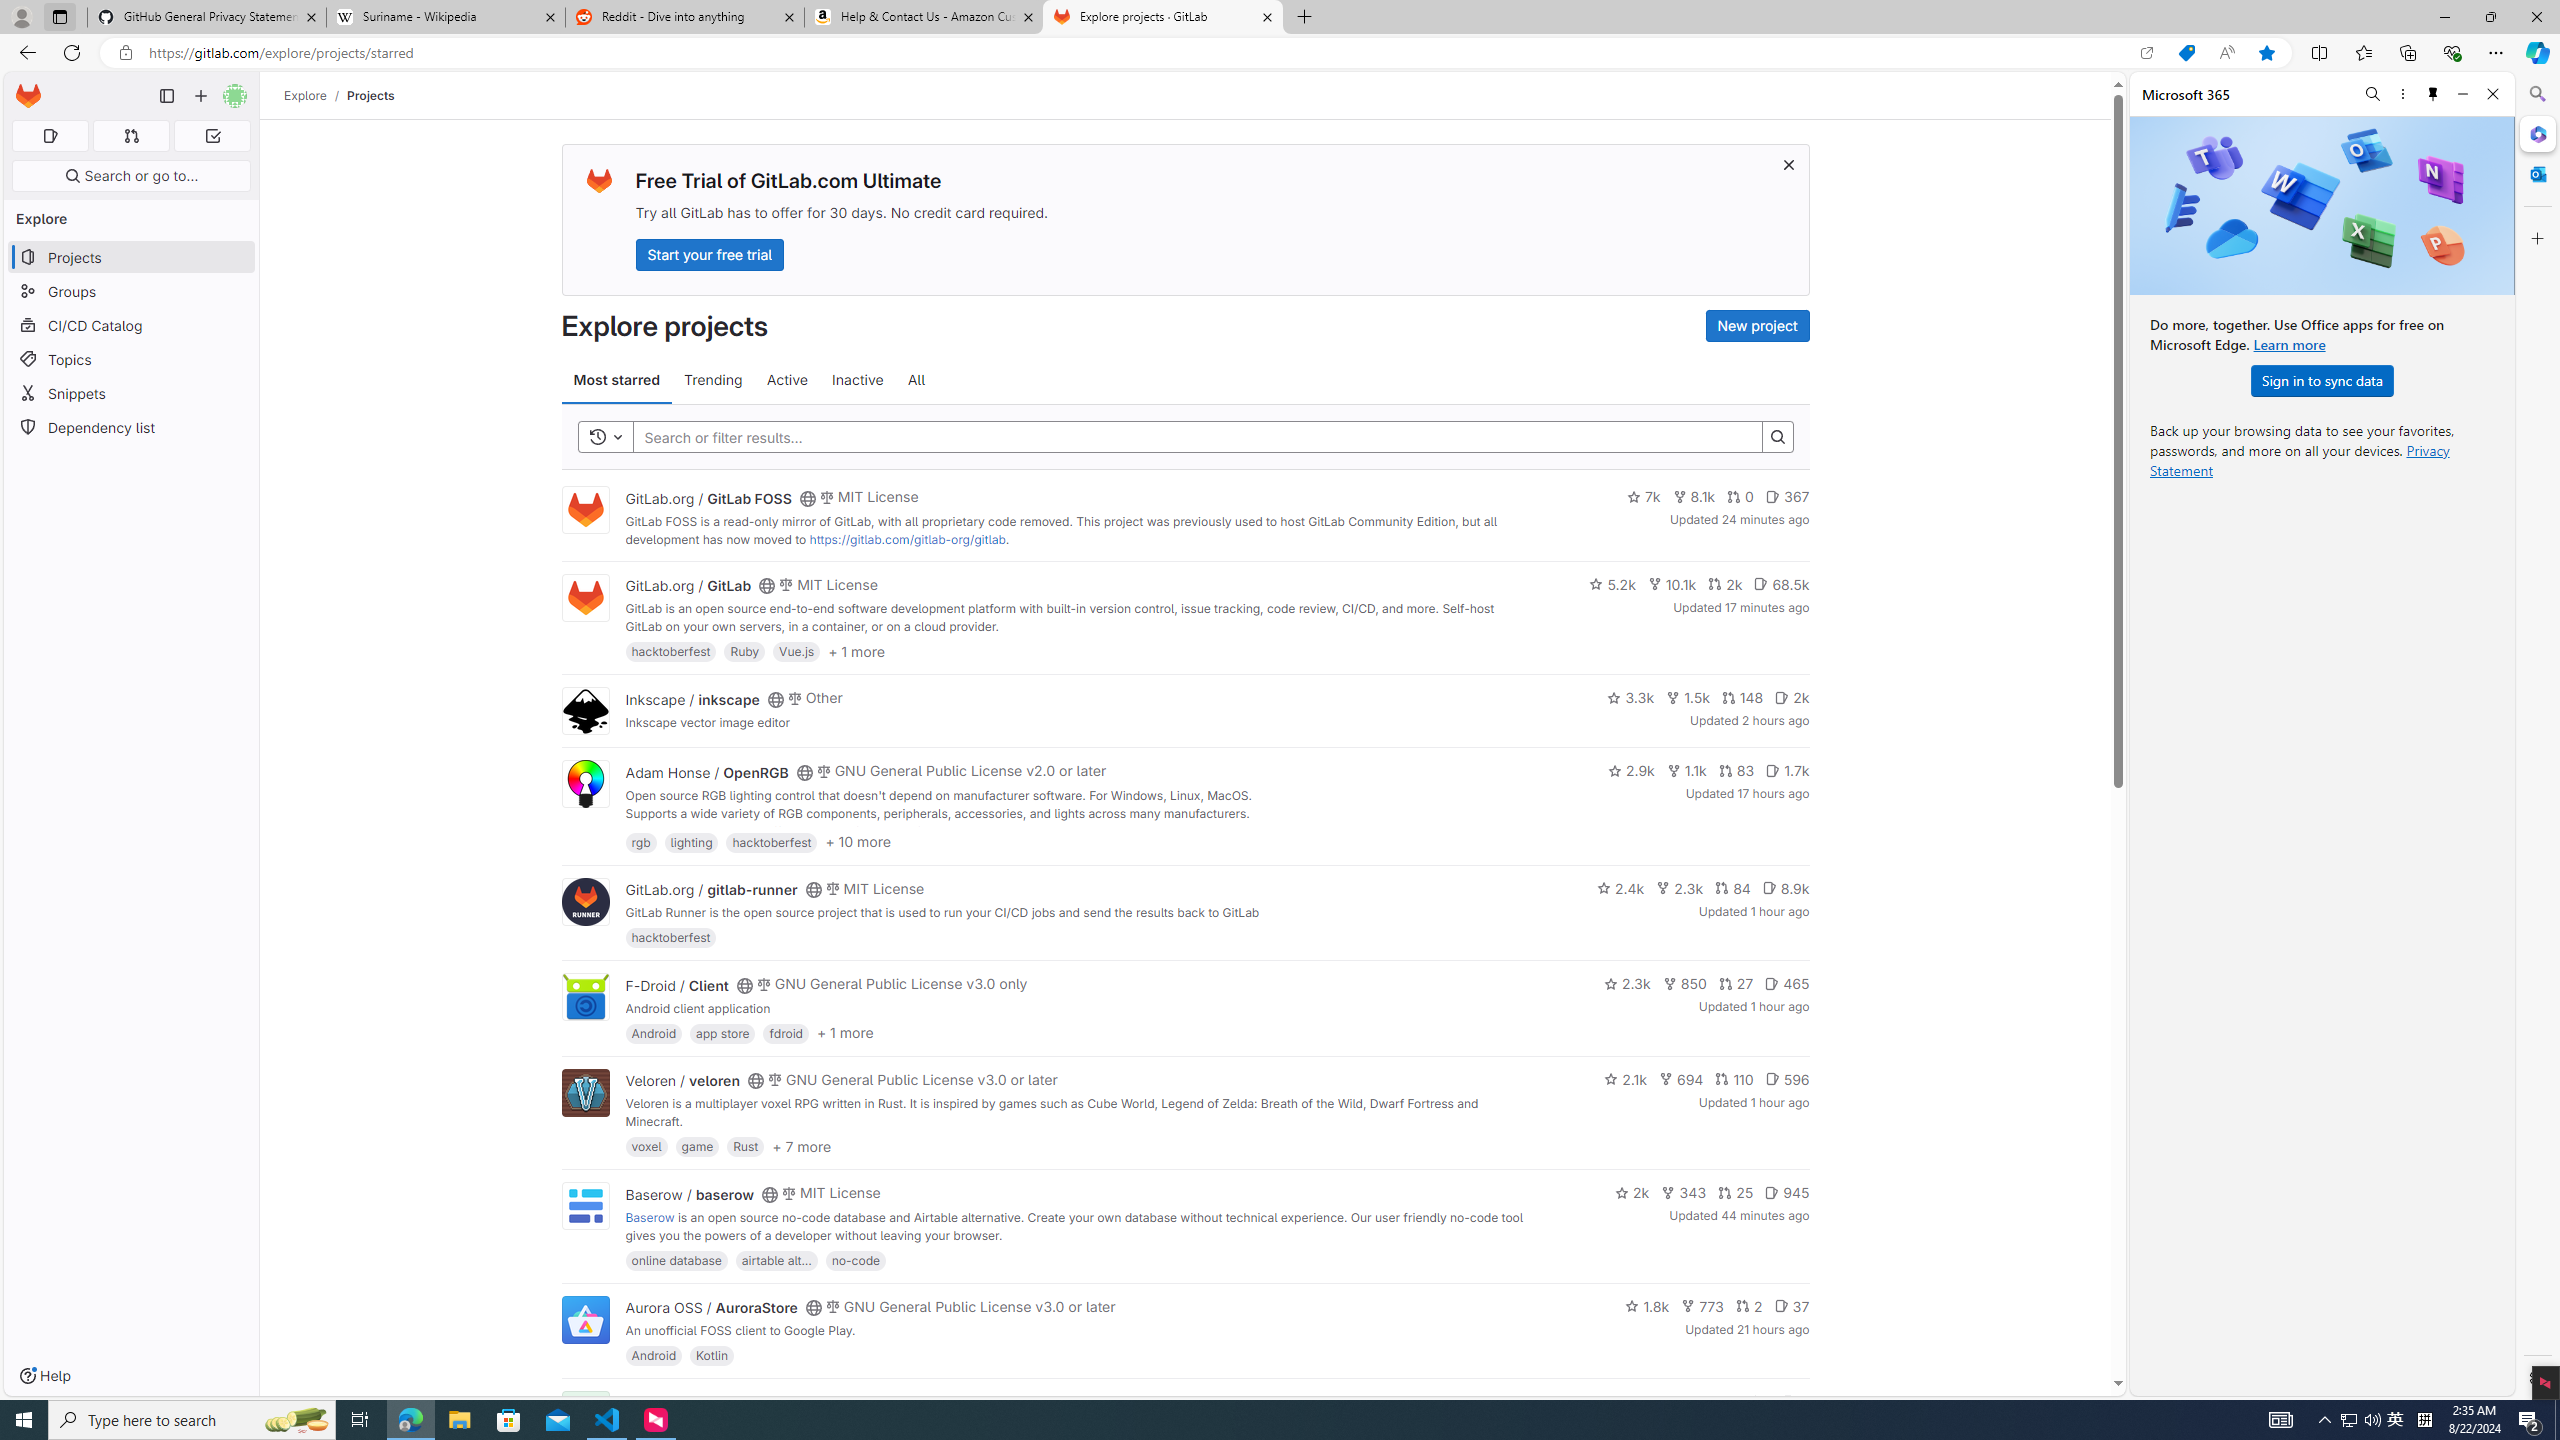 The width and height of the screenshot is (2560, 1440). What do you see at coordinates (130, 359) in the screenshot?
I see `'Topics'` at bounding box center [130, 359].